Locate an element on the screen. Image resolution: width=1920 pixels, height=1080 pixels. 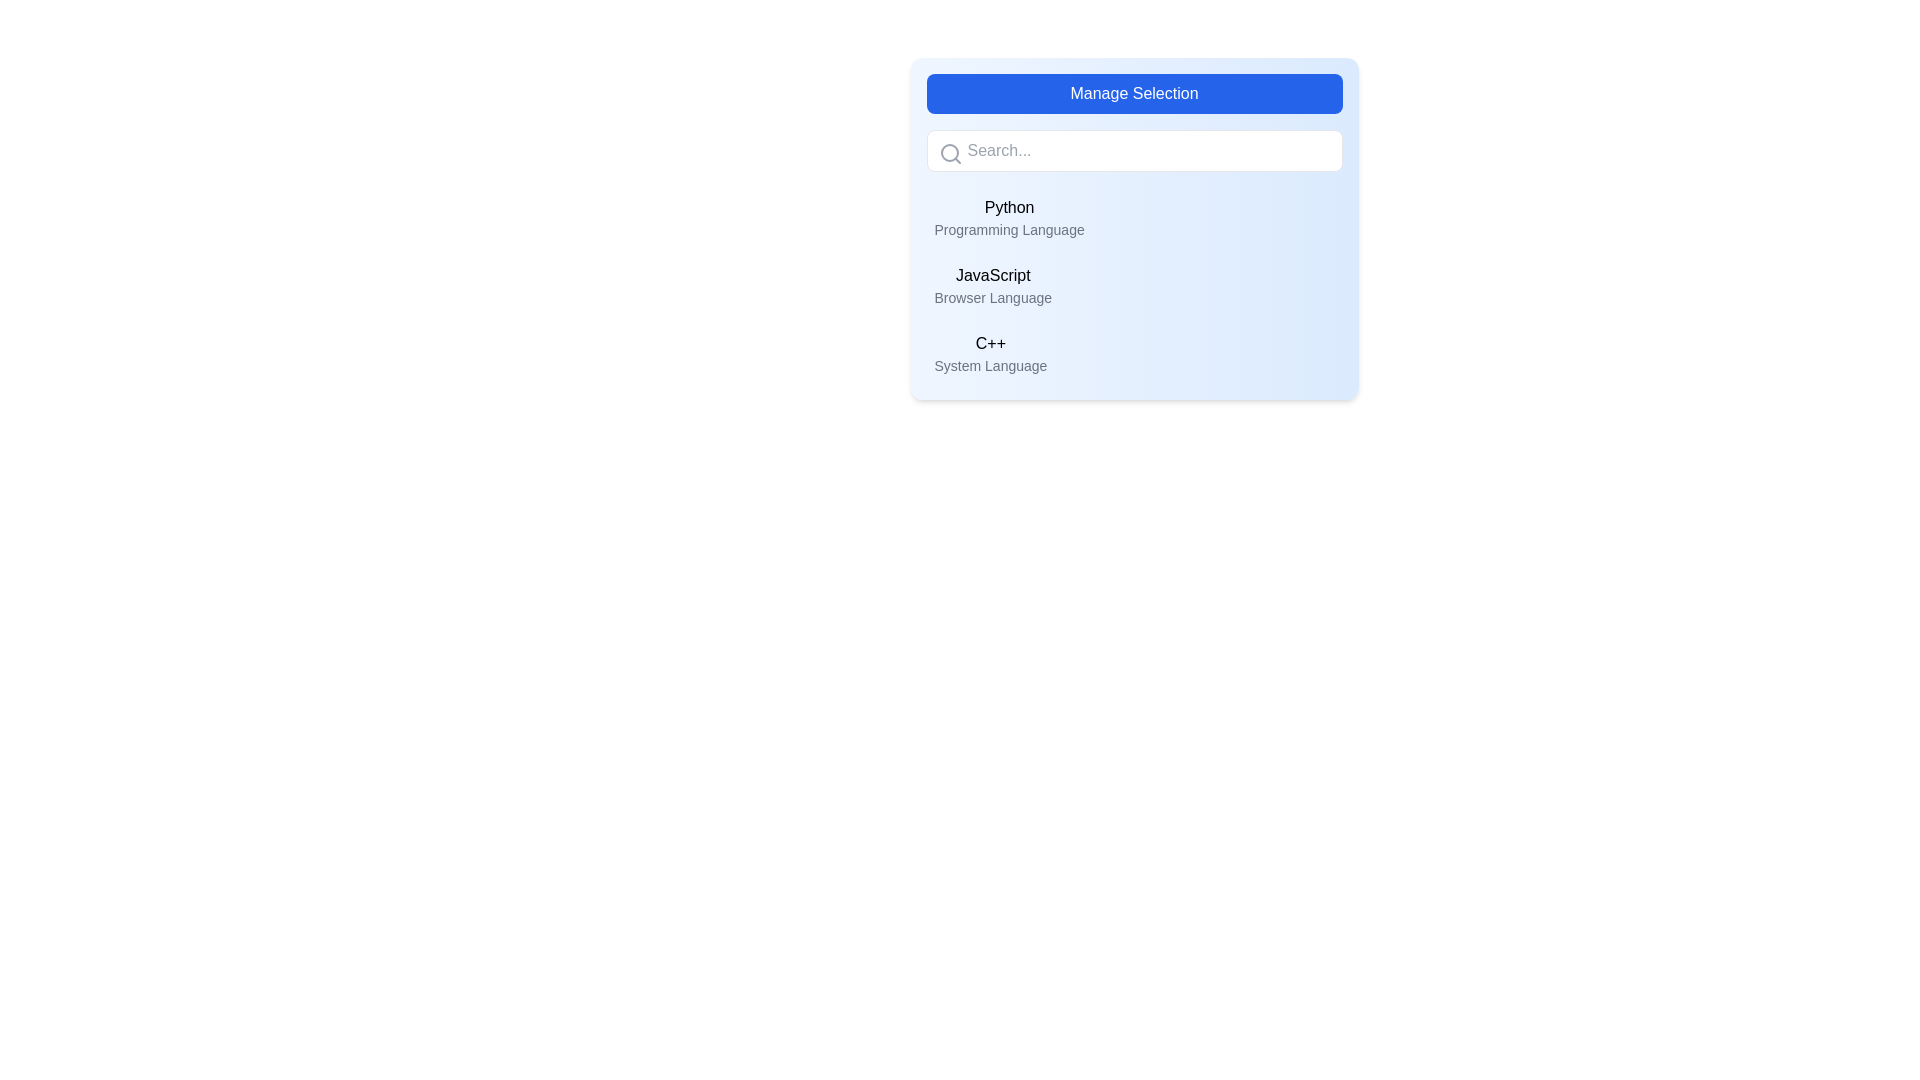
the search input field by clicking on the magnifying glass icon located at the top left corner of the search bar is located at coordinates (949, 153).